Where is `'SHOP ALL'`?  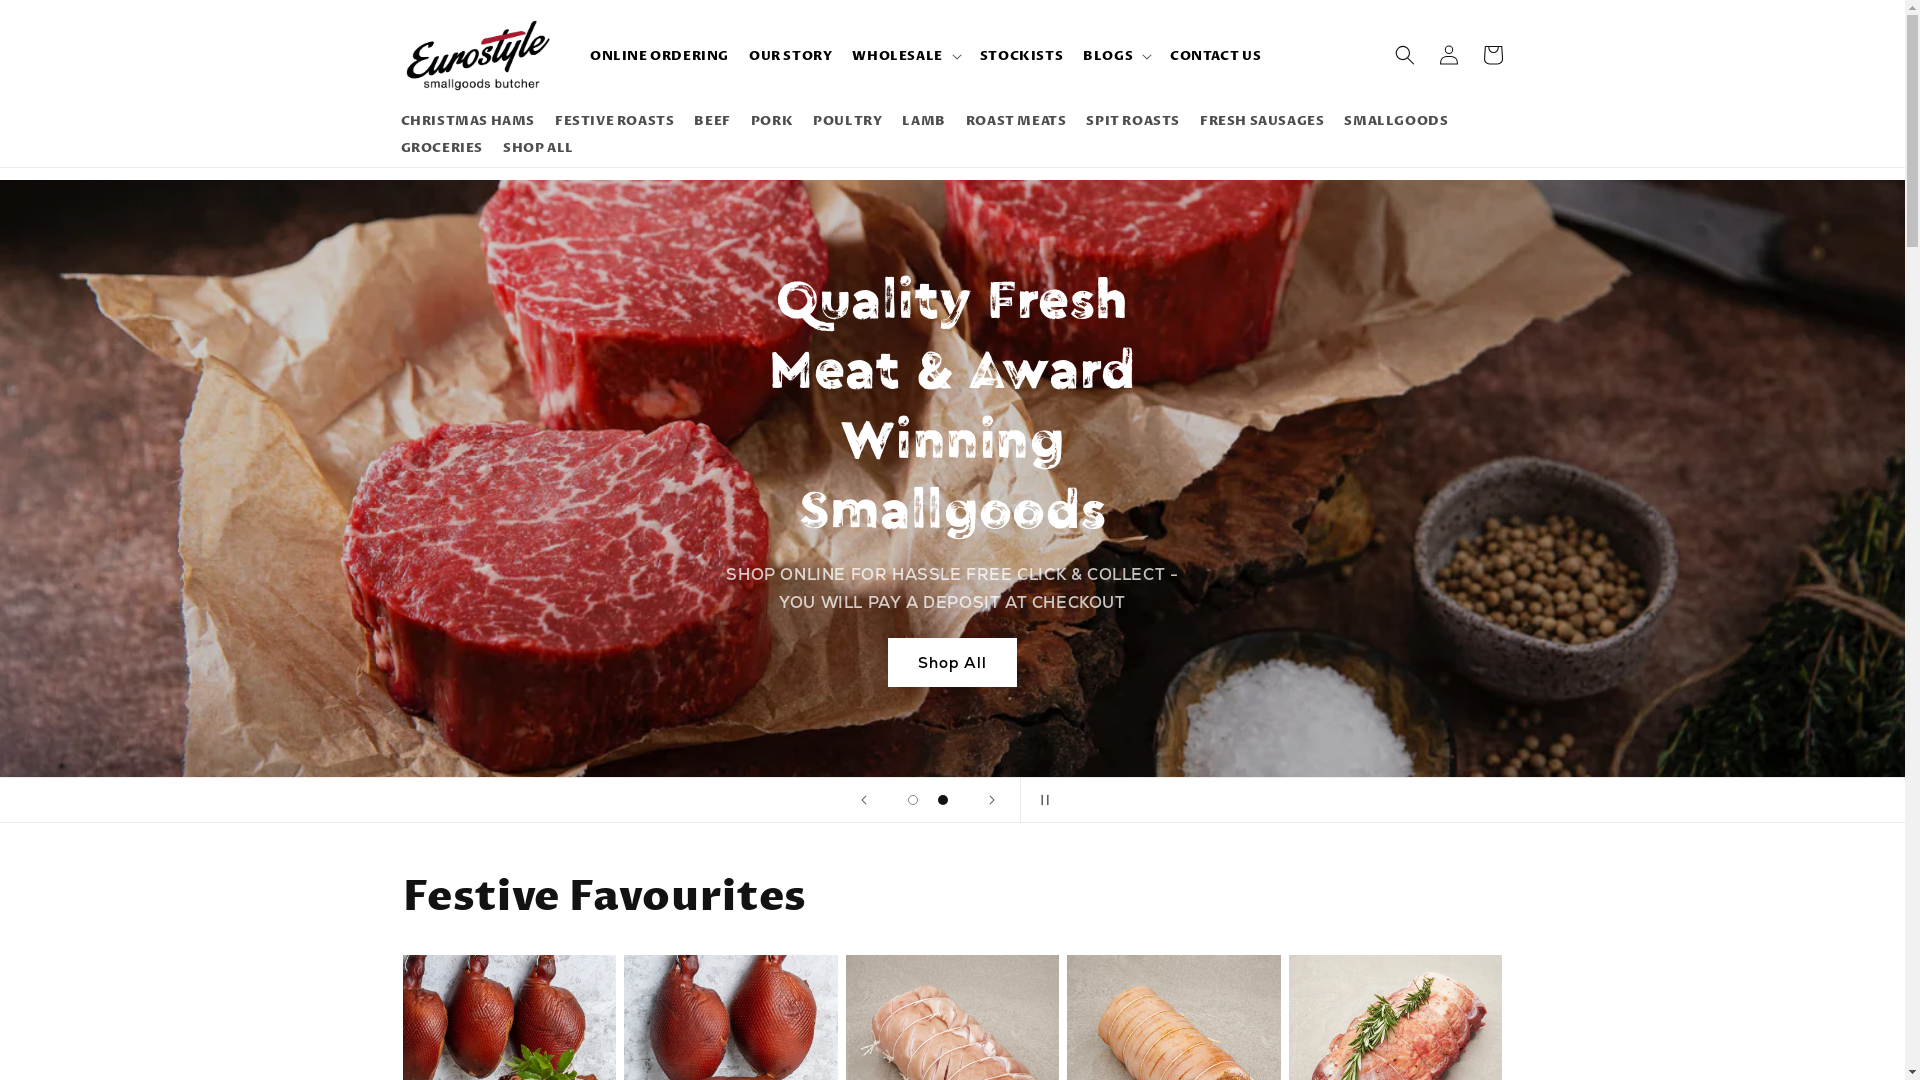
'SHOP ALL' is located at coordinates (538, 147).